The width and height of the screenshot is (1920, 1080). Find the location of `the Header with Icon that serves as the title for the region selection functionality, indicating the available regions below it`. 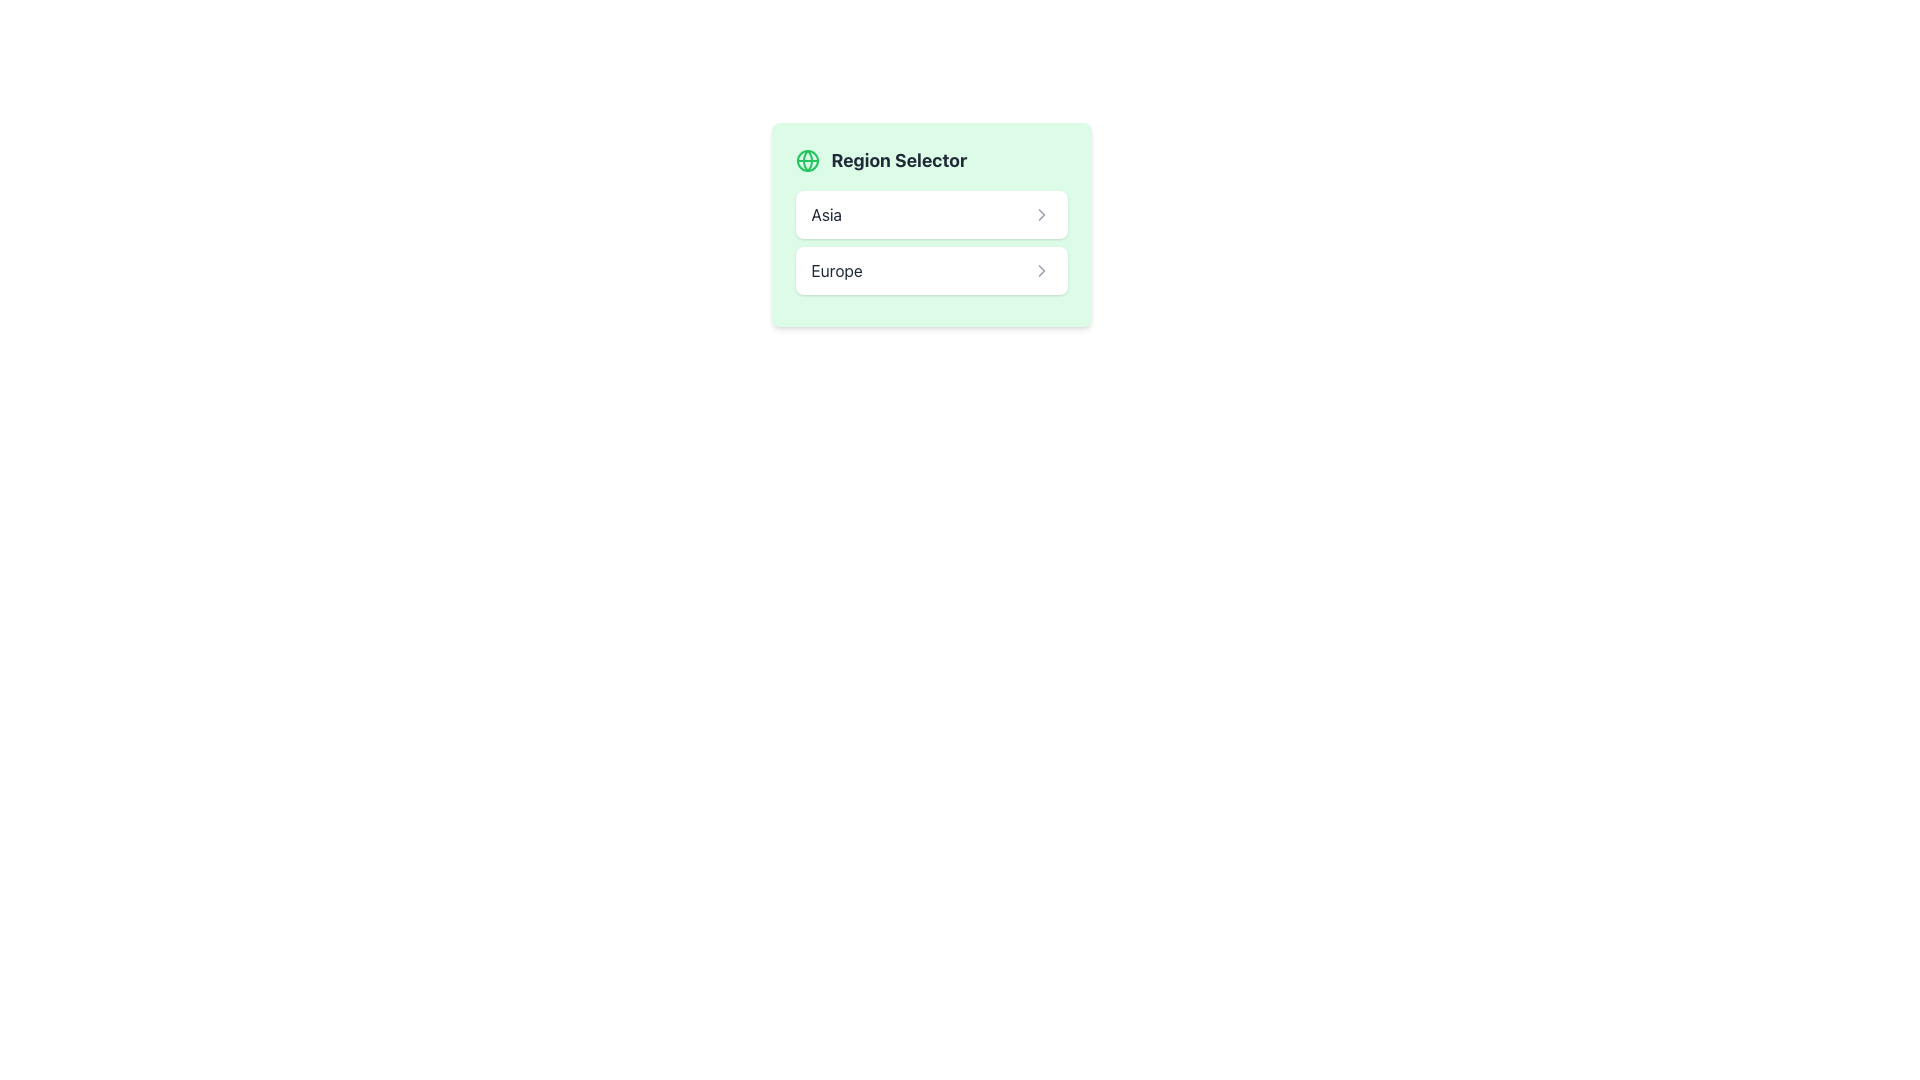

the Header with Icon that serves as the title for the region selection functionality, indicating the available regions below it is located at coordinates (930, 160).